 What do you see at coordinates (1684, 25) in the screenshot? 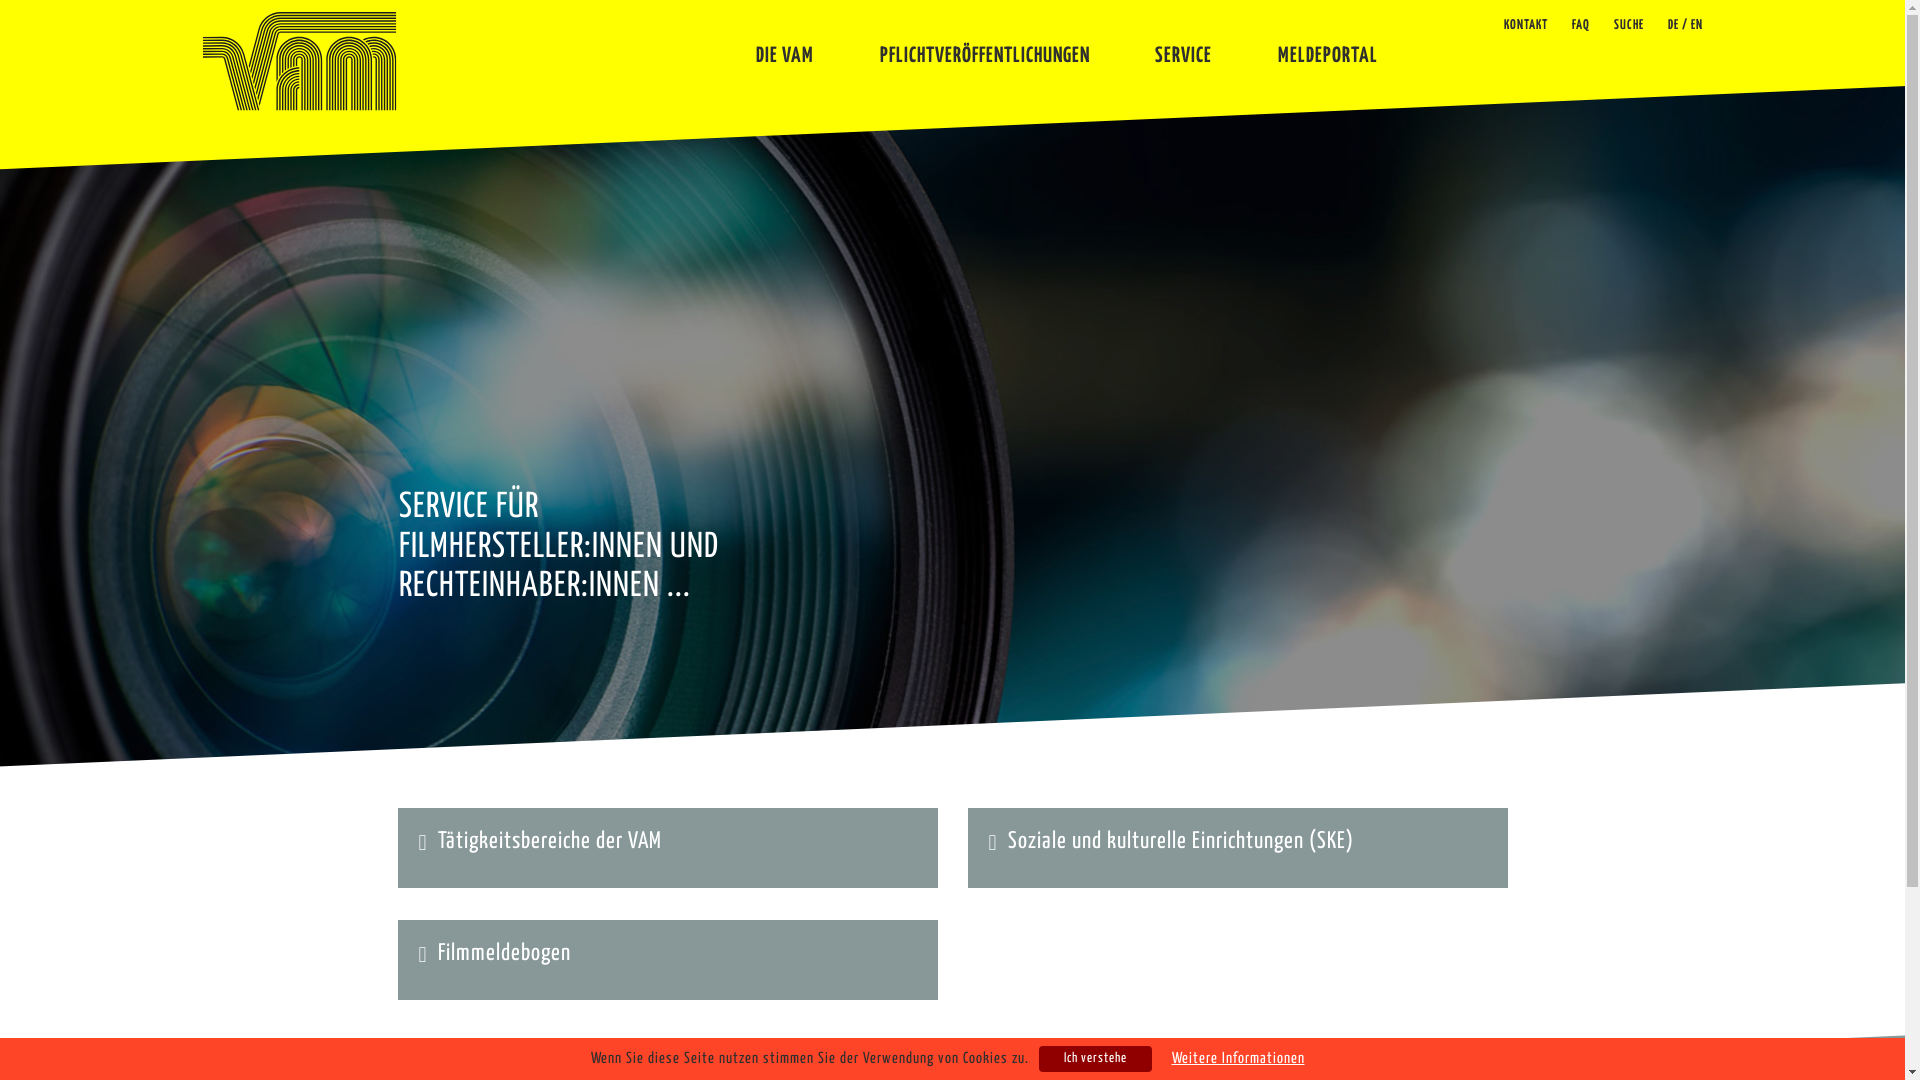
I see `'DE / EN'` at bounding box center [1684, 25].